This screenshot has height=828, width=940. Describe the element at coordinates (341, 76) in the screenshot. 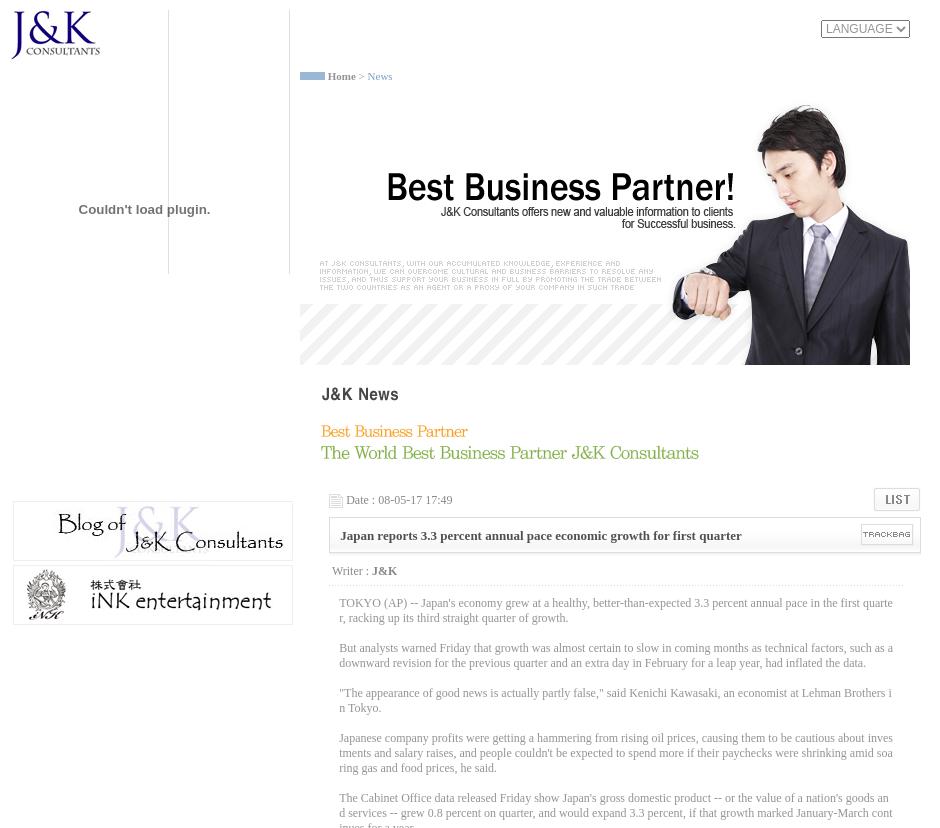

I see `'Home'` at that location.